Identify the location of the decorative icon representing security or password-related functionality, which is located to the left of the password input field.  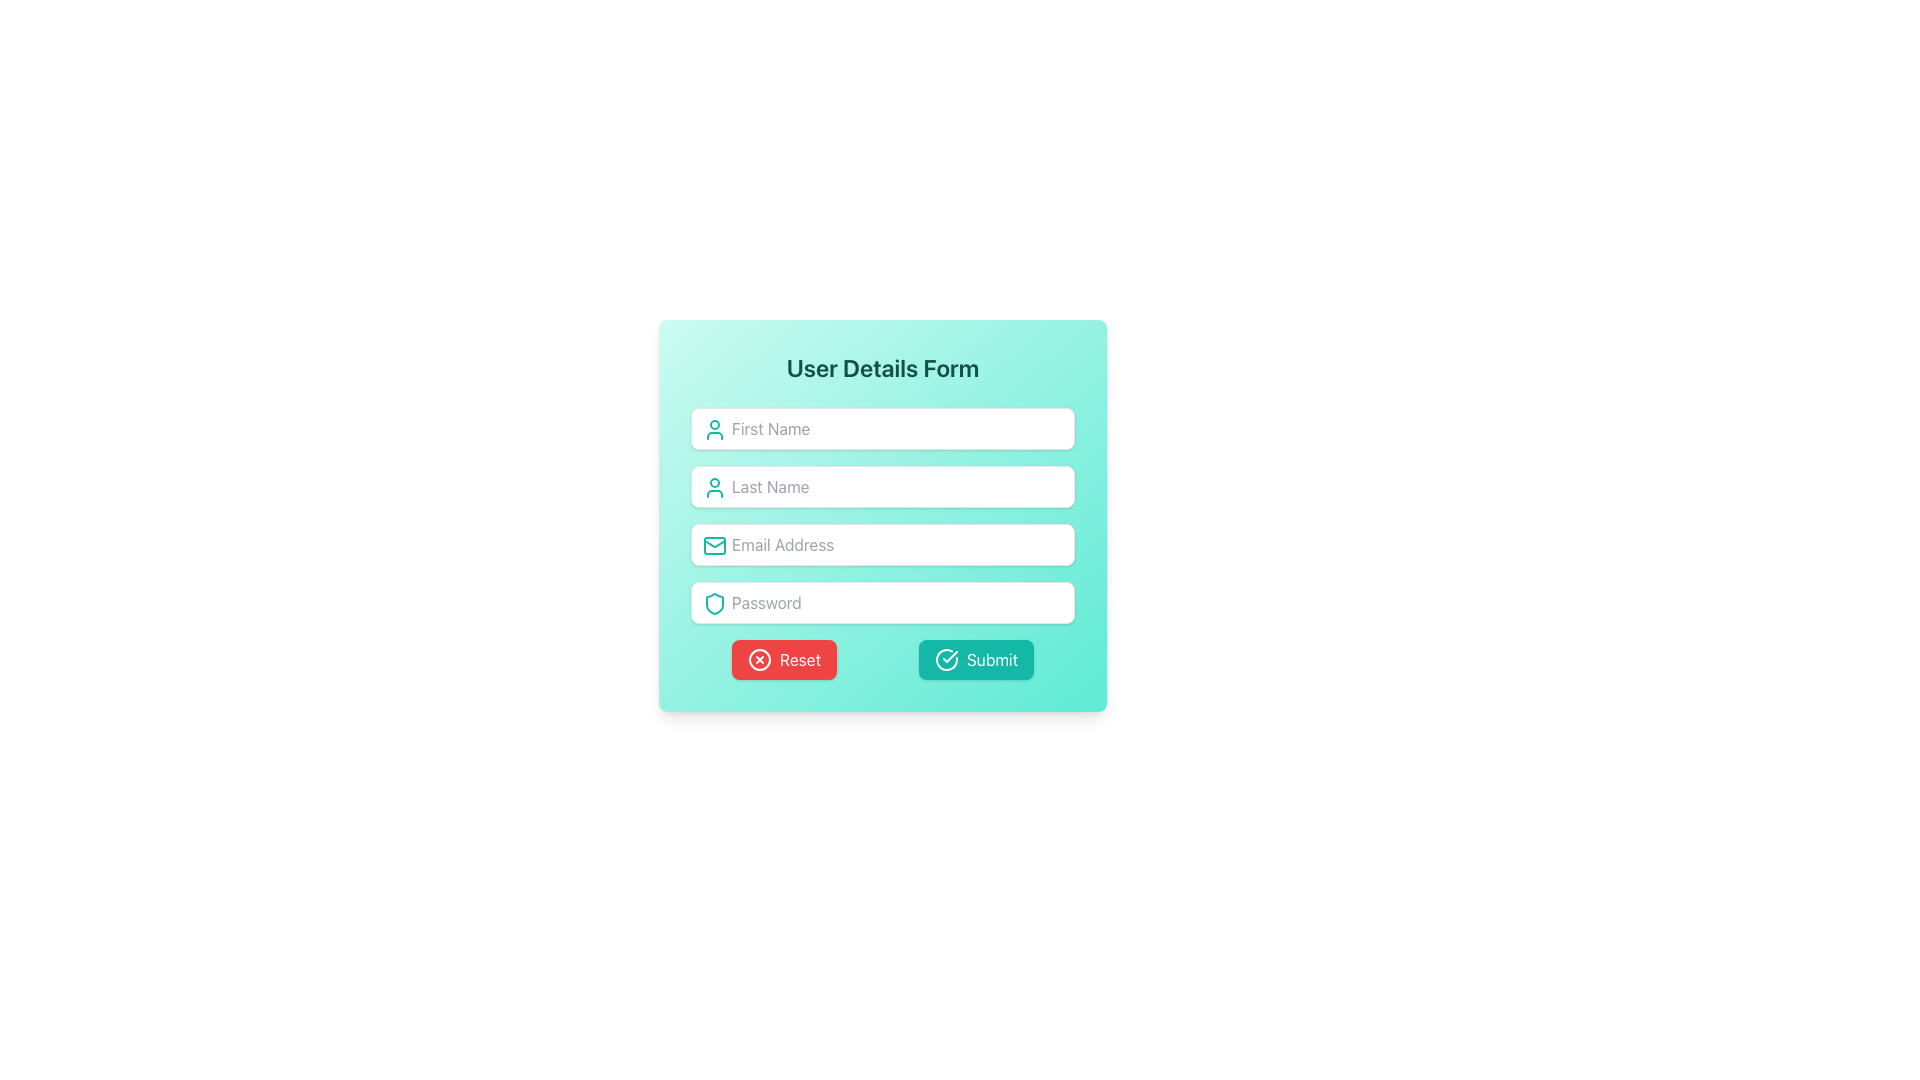
(715, 603).